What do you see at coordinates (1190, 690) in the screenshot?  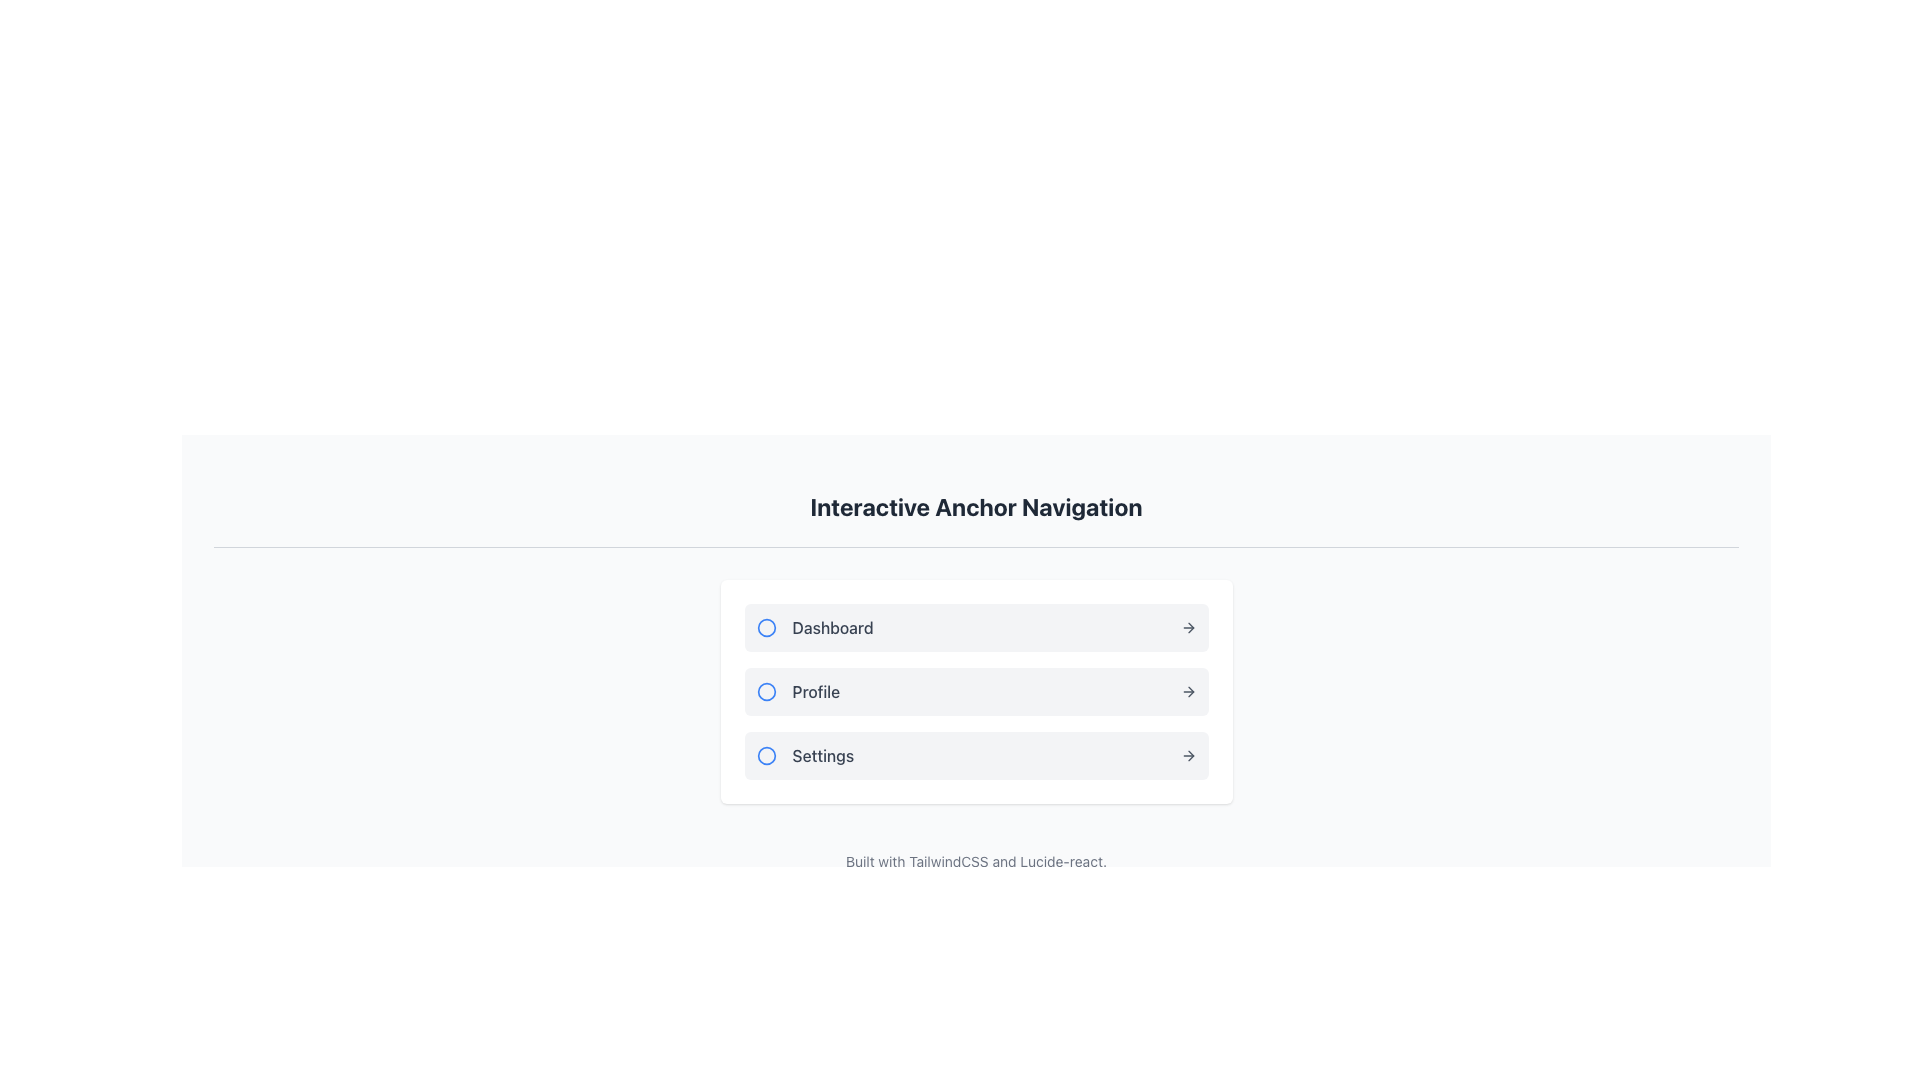 I see `the 'Profile' option which the arrow icon indicates leads to further information, located in the middle section of the card` at bounding box center [1190, 690].